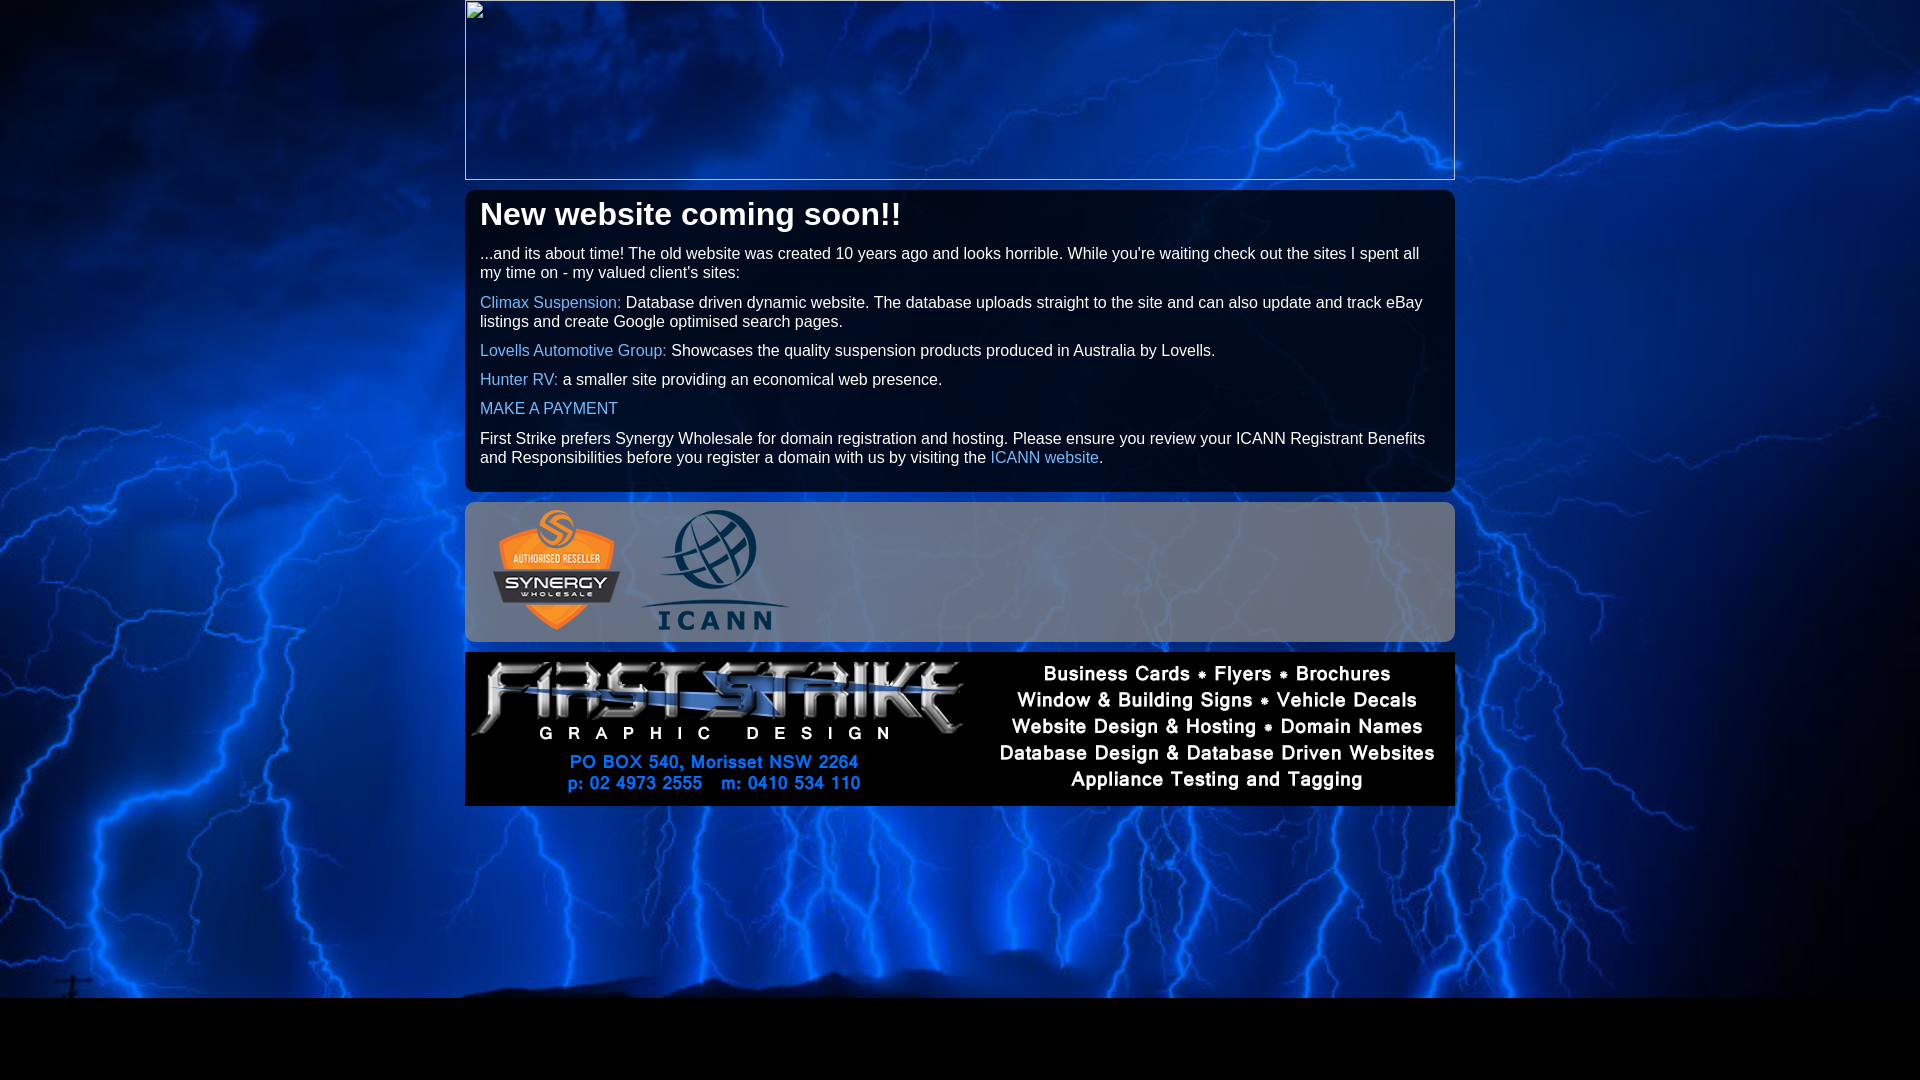 Image resolution: width=1920 pixels, height=1080 pixels. I want to click on 'Hunter RV:', so click(518, 379).